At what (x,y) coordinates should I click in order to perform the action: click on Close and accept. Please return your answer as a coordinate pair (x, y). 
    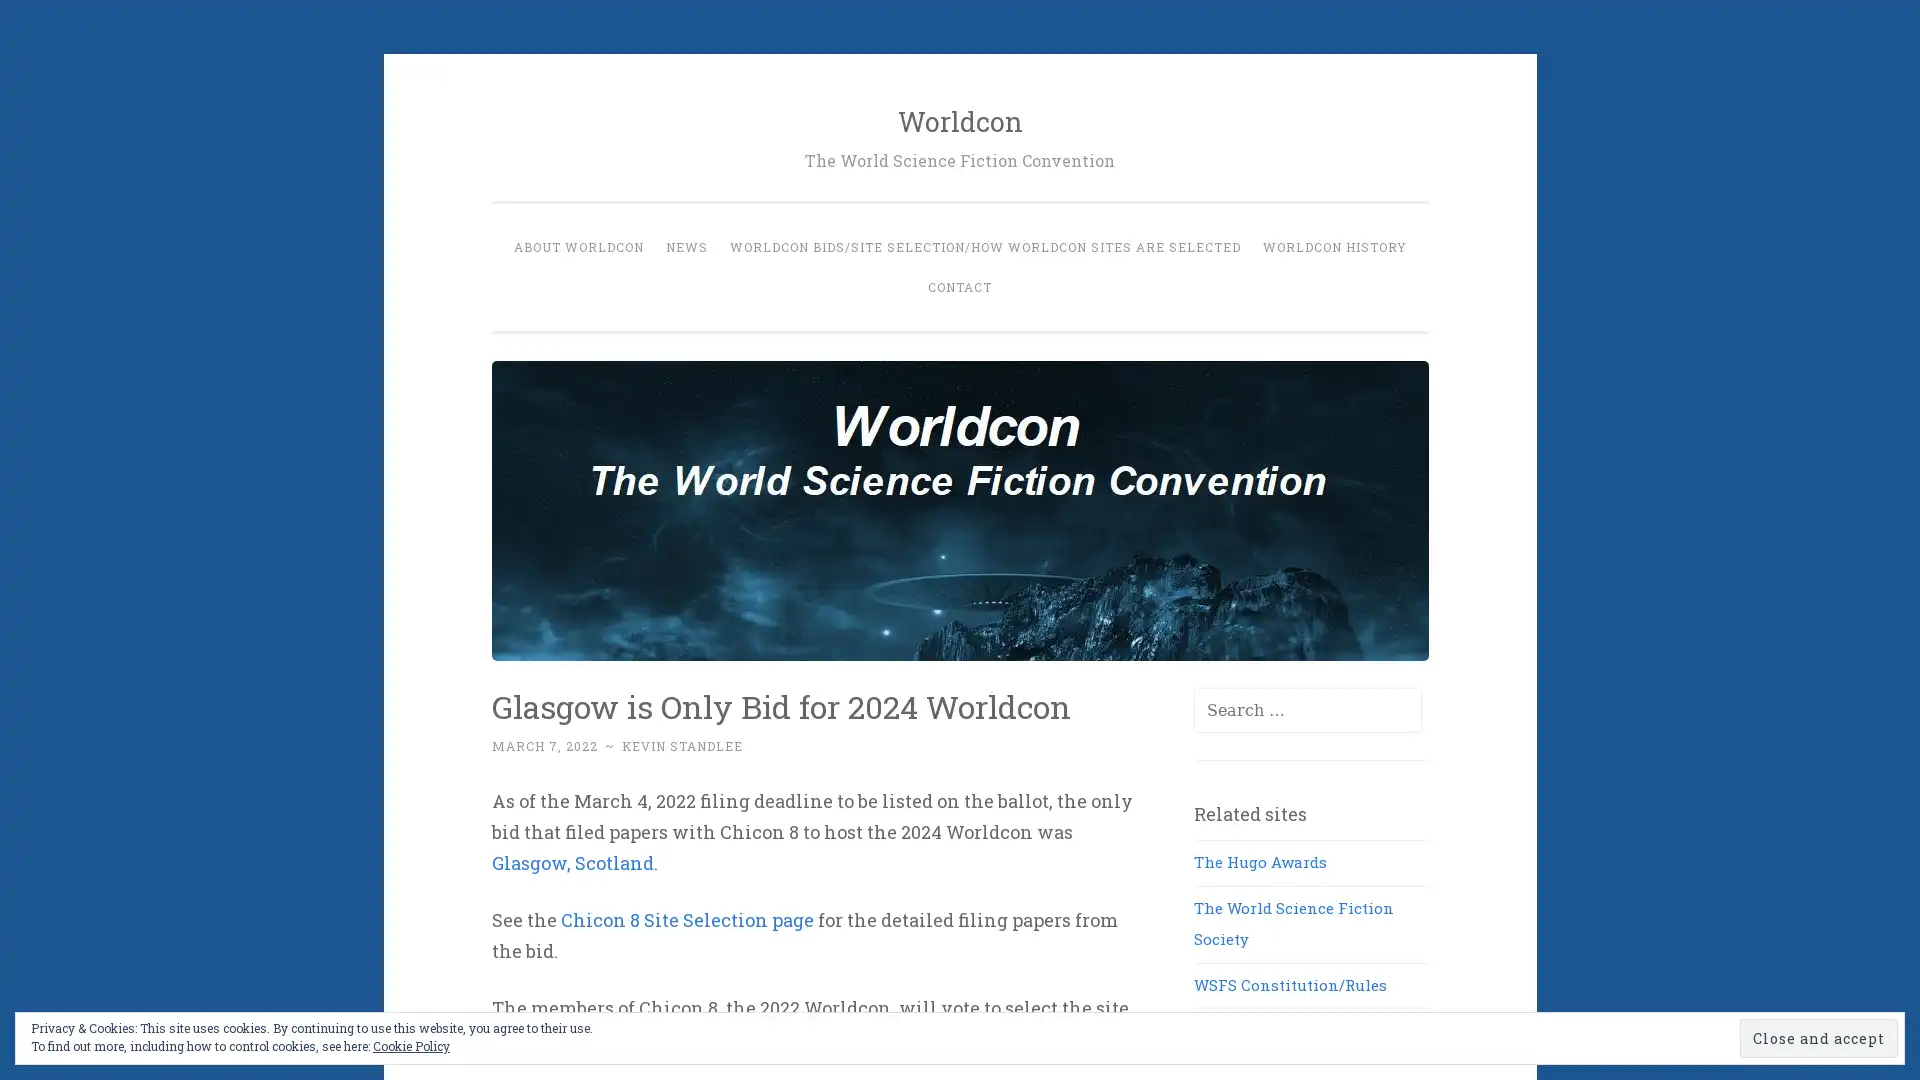
    Looking at the image, I should click on (1819, 1037).